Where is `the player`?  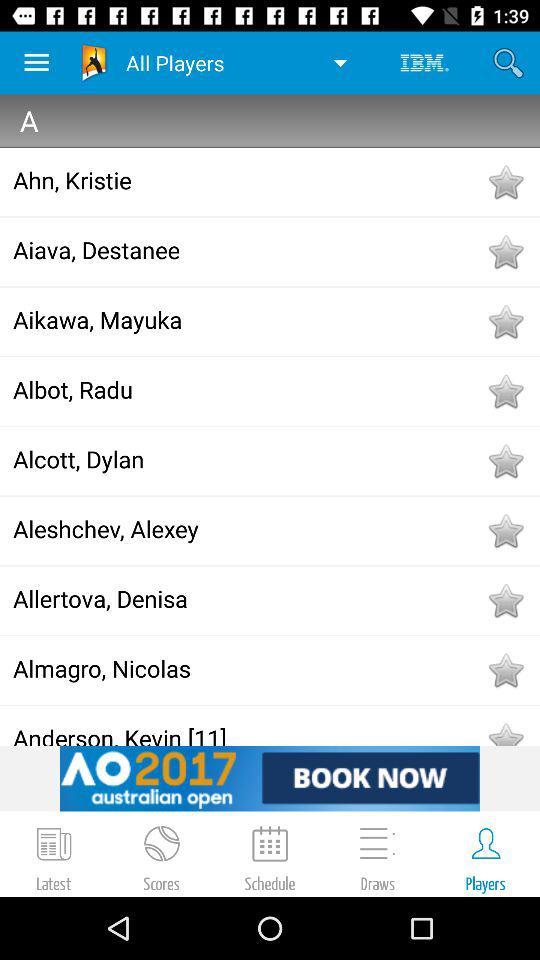
the player is located at coordinates (504, 670).